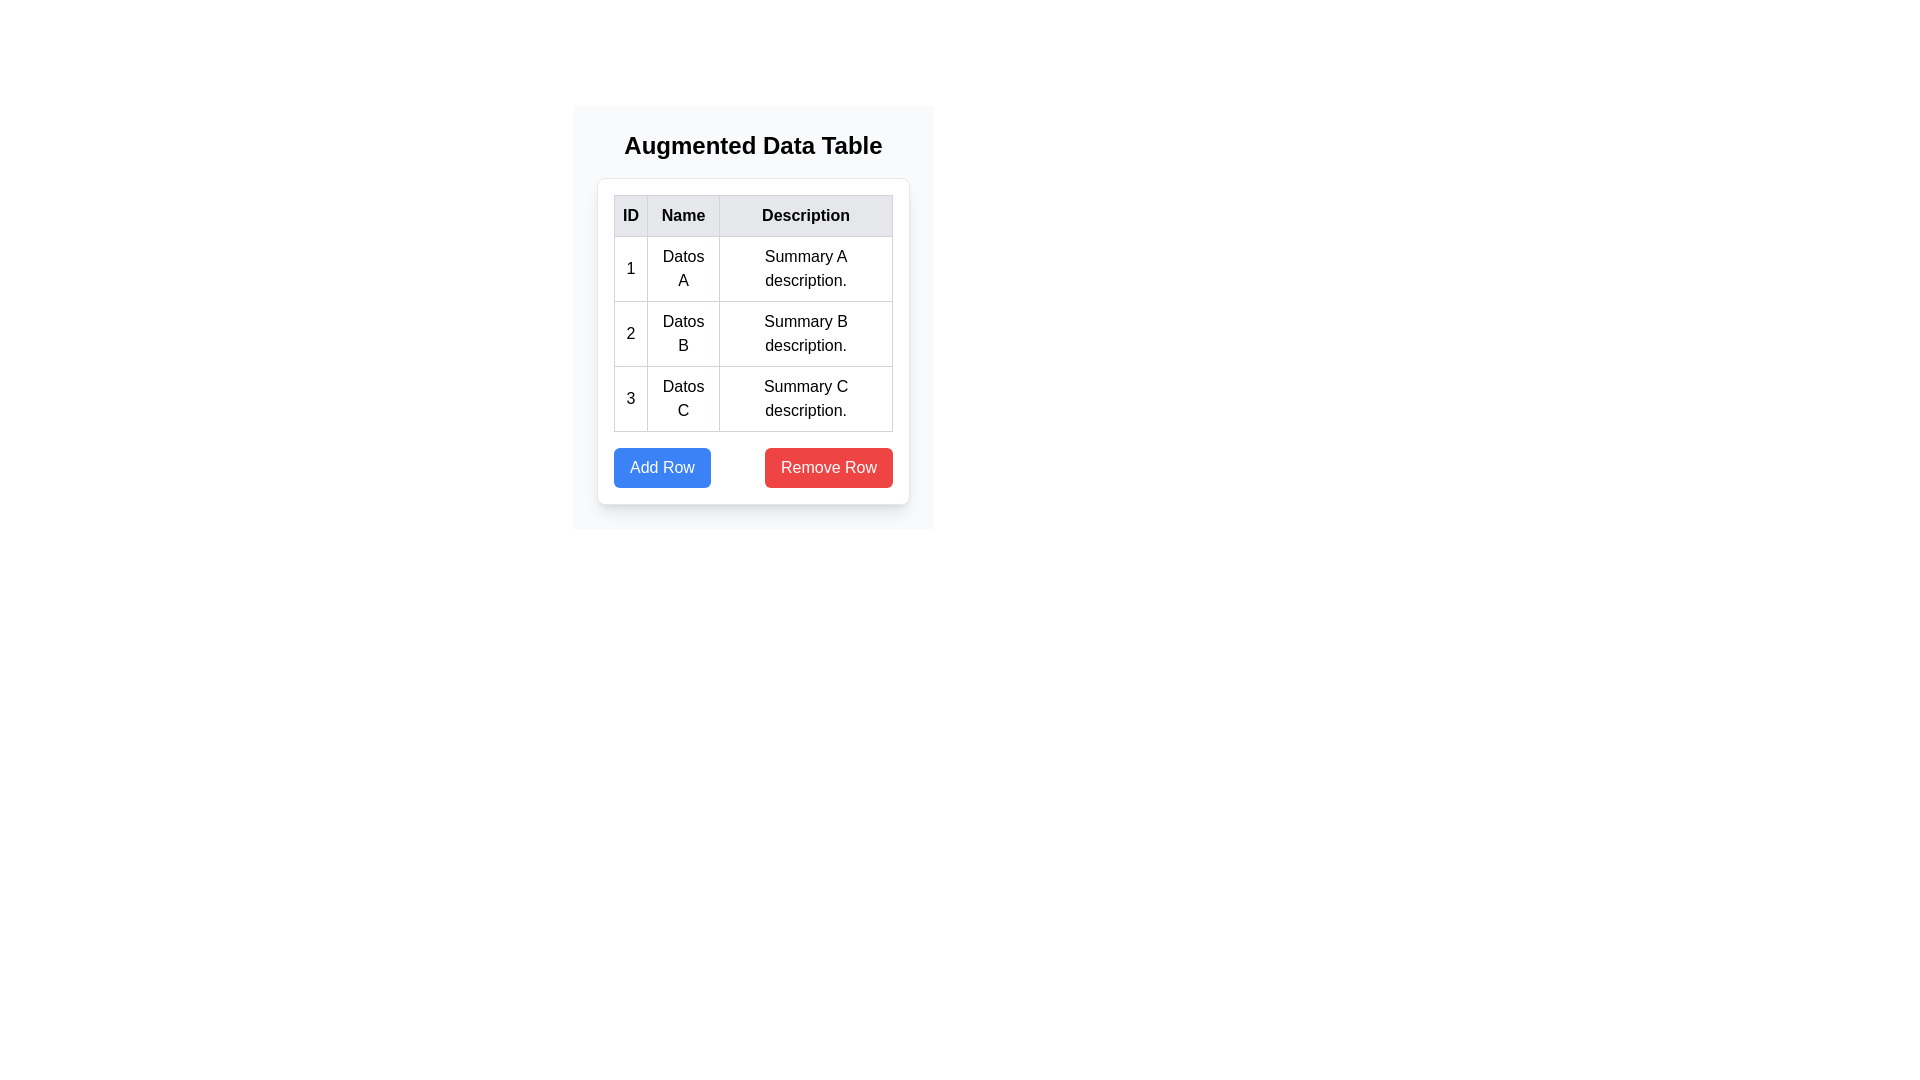  Describe the element at coordinates (829, 467) in the screenshot. I see `'Remove Row' button to remove a row from the table` at that location.